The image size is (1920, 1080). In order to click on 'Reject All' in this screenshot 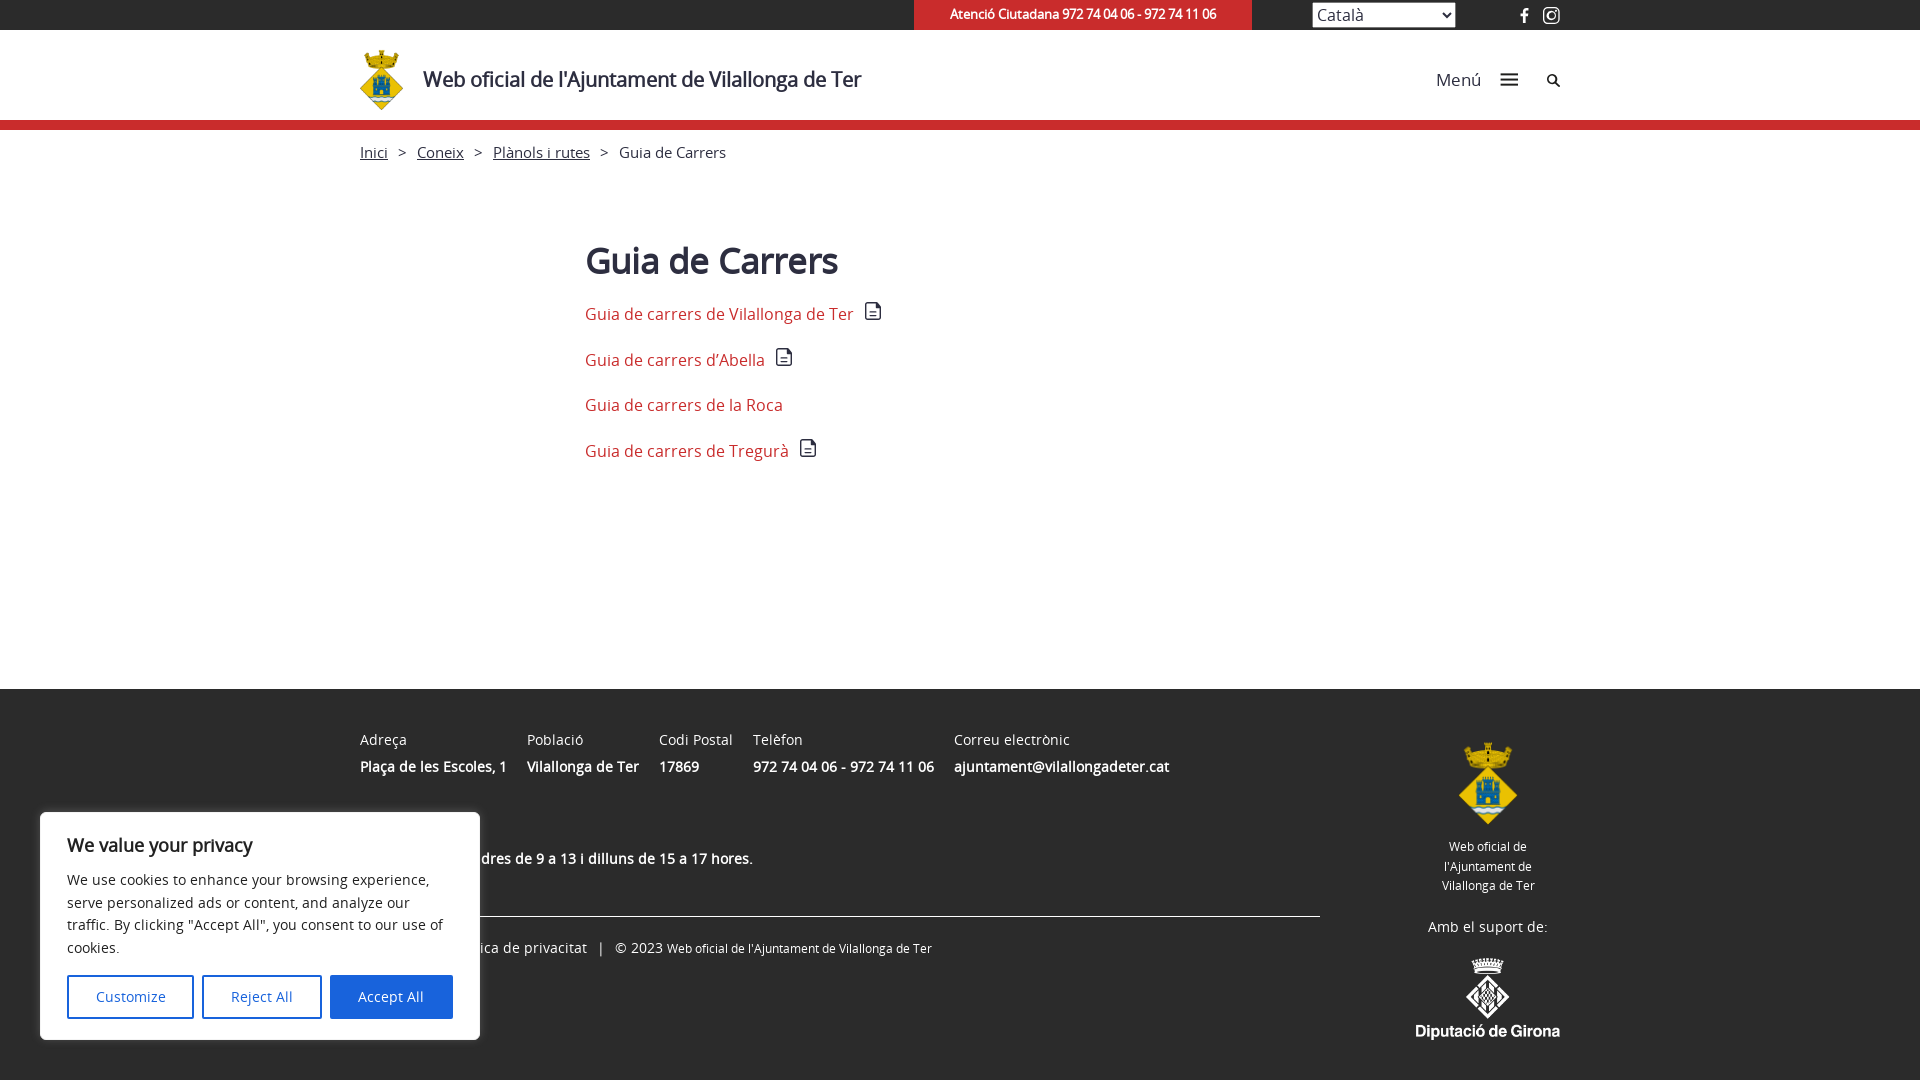, I will do `click(201, 996)`.